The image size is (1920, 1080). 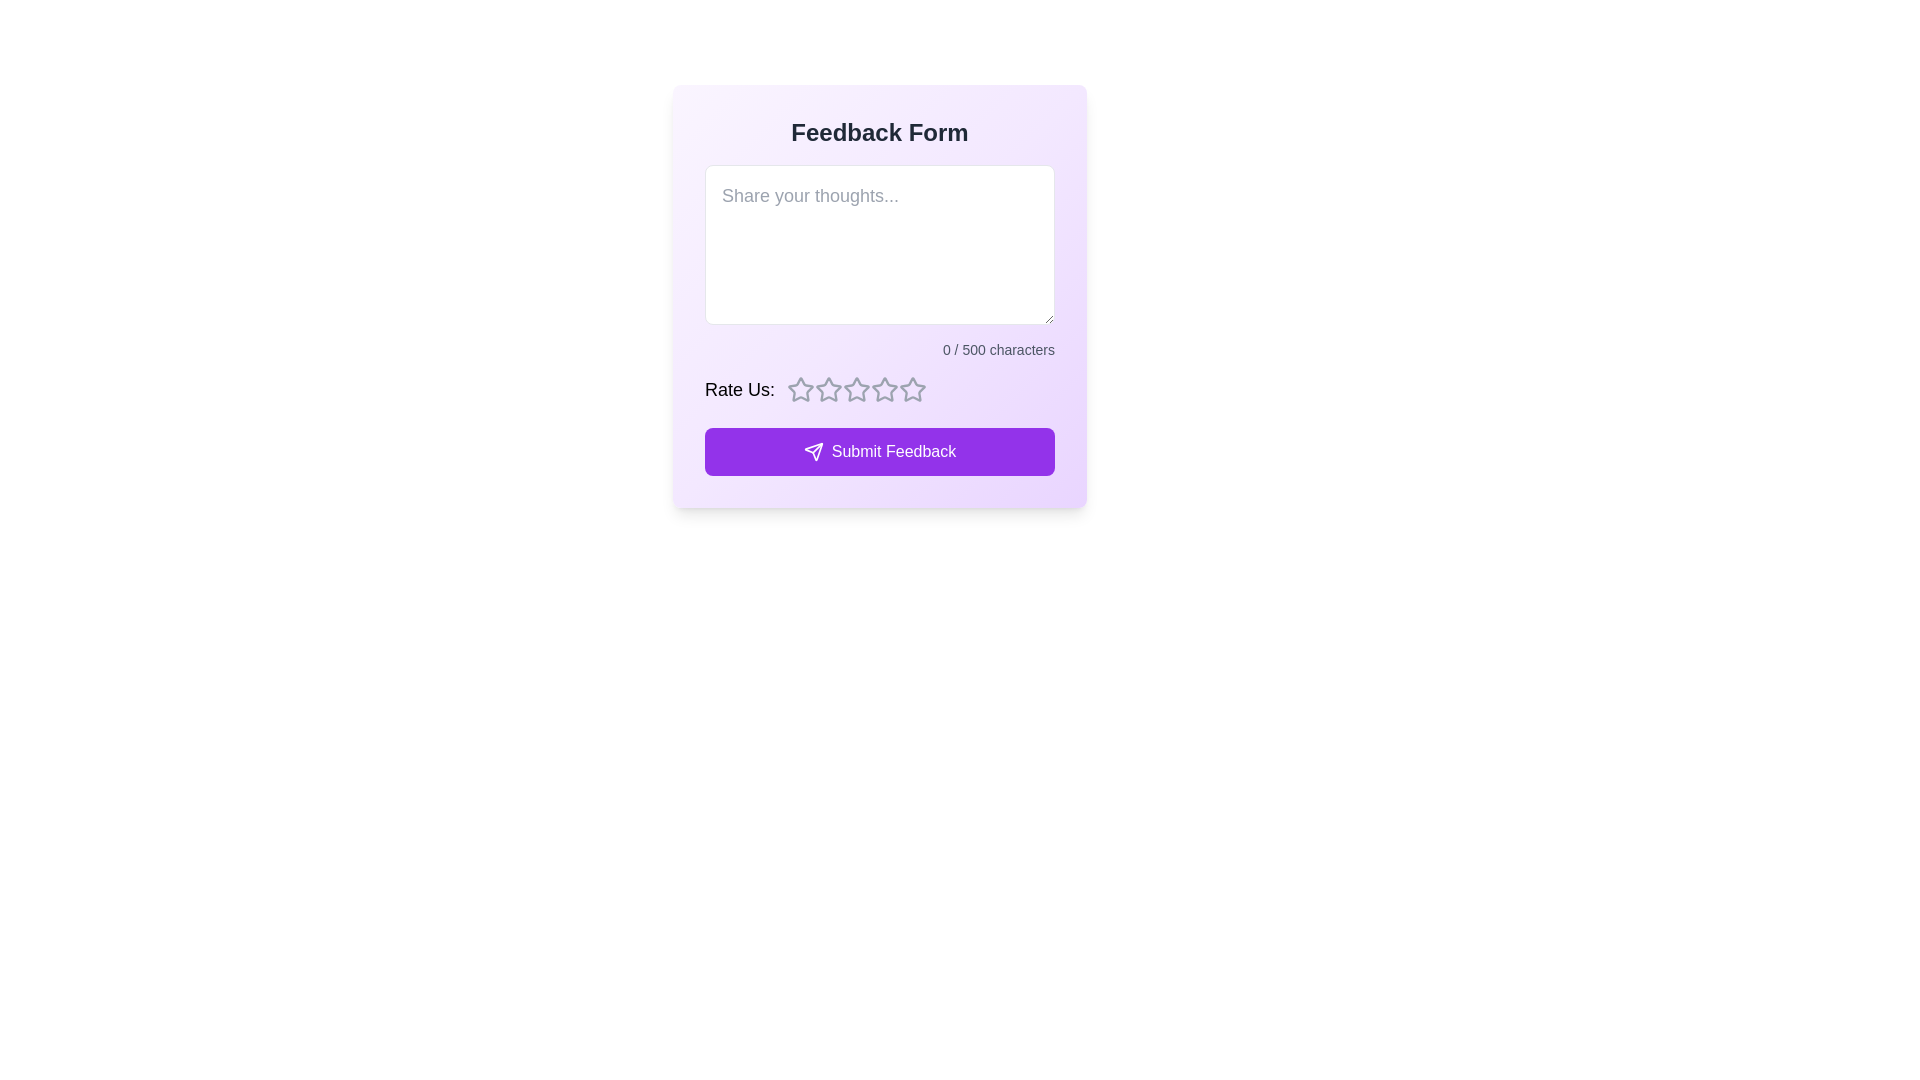 I want to click on the third star icon in the rating system, so click(x=884, y=389).